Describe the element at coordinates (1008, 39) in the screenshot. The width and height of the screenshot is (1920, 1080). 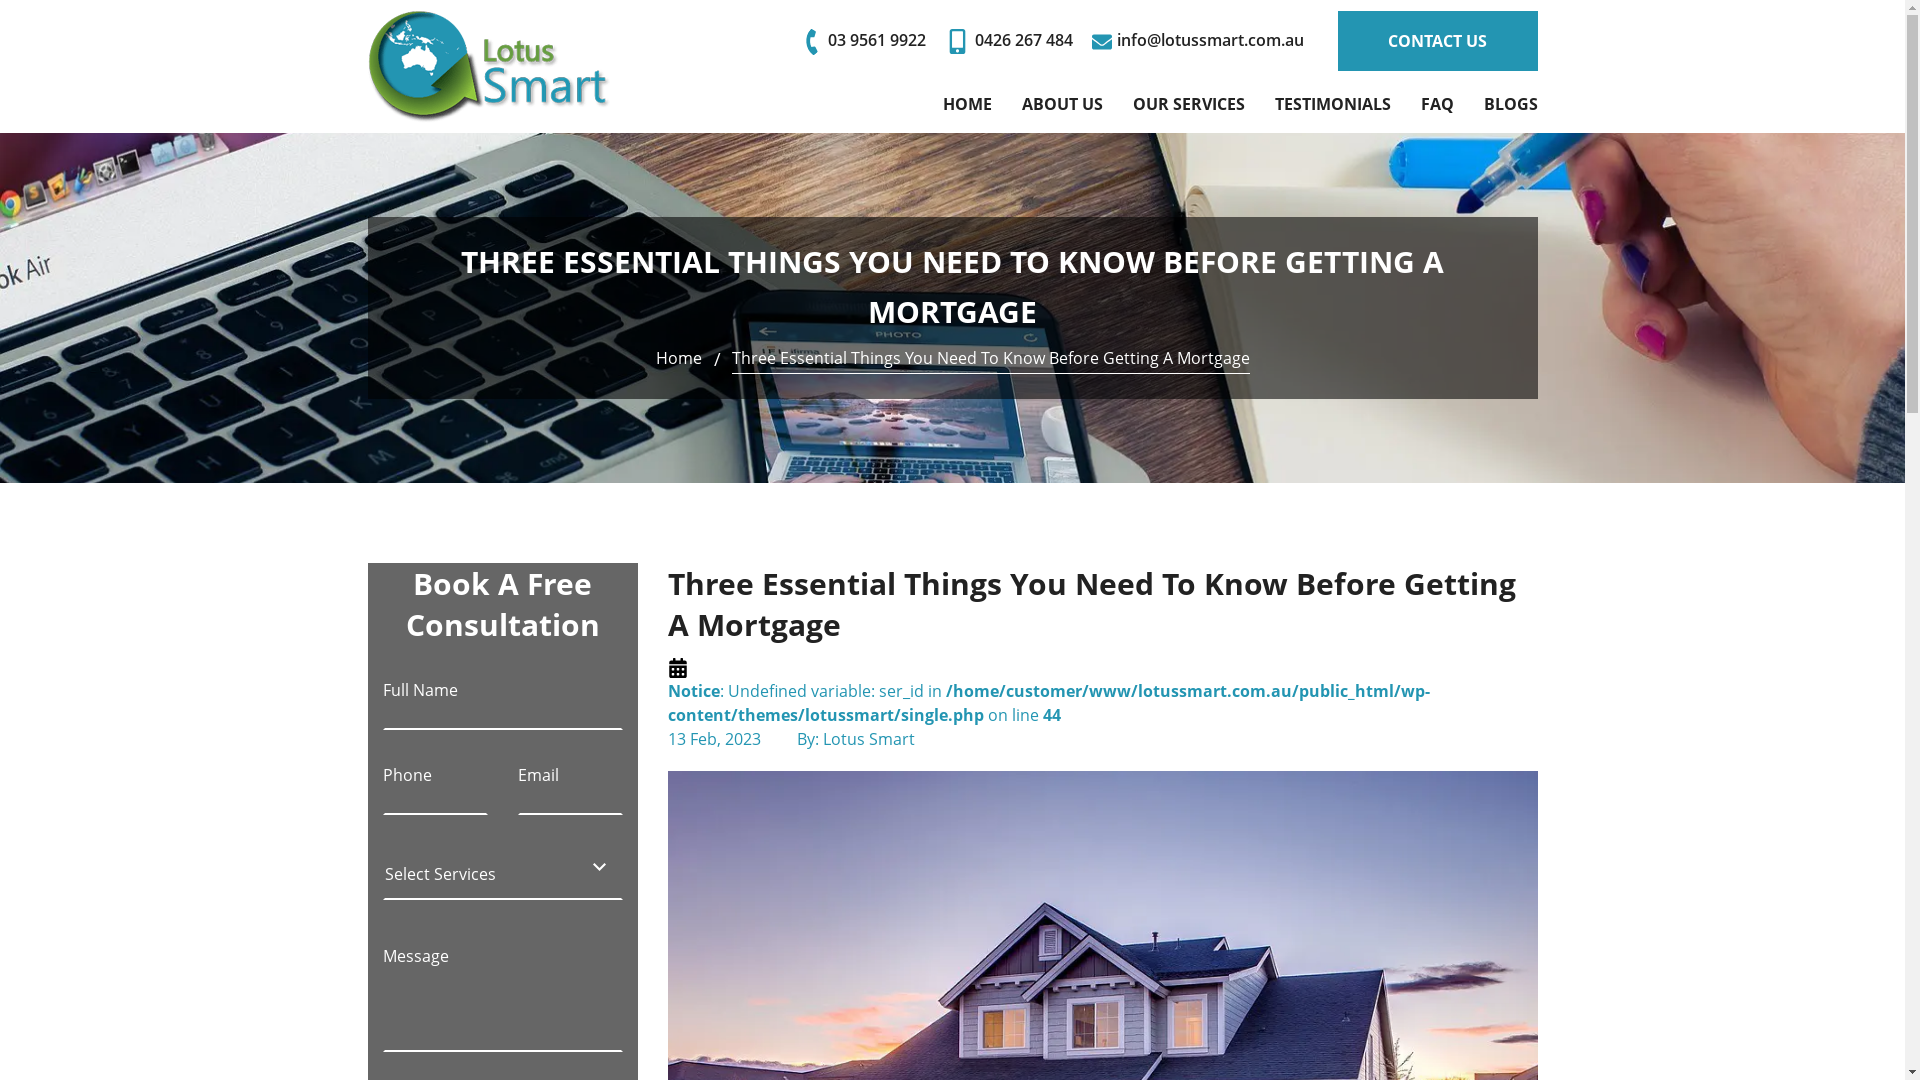
I see `'0426 267 484'` at that location.